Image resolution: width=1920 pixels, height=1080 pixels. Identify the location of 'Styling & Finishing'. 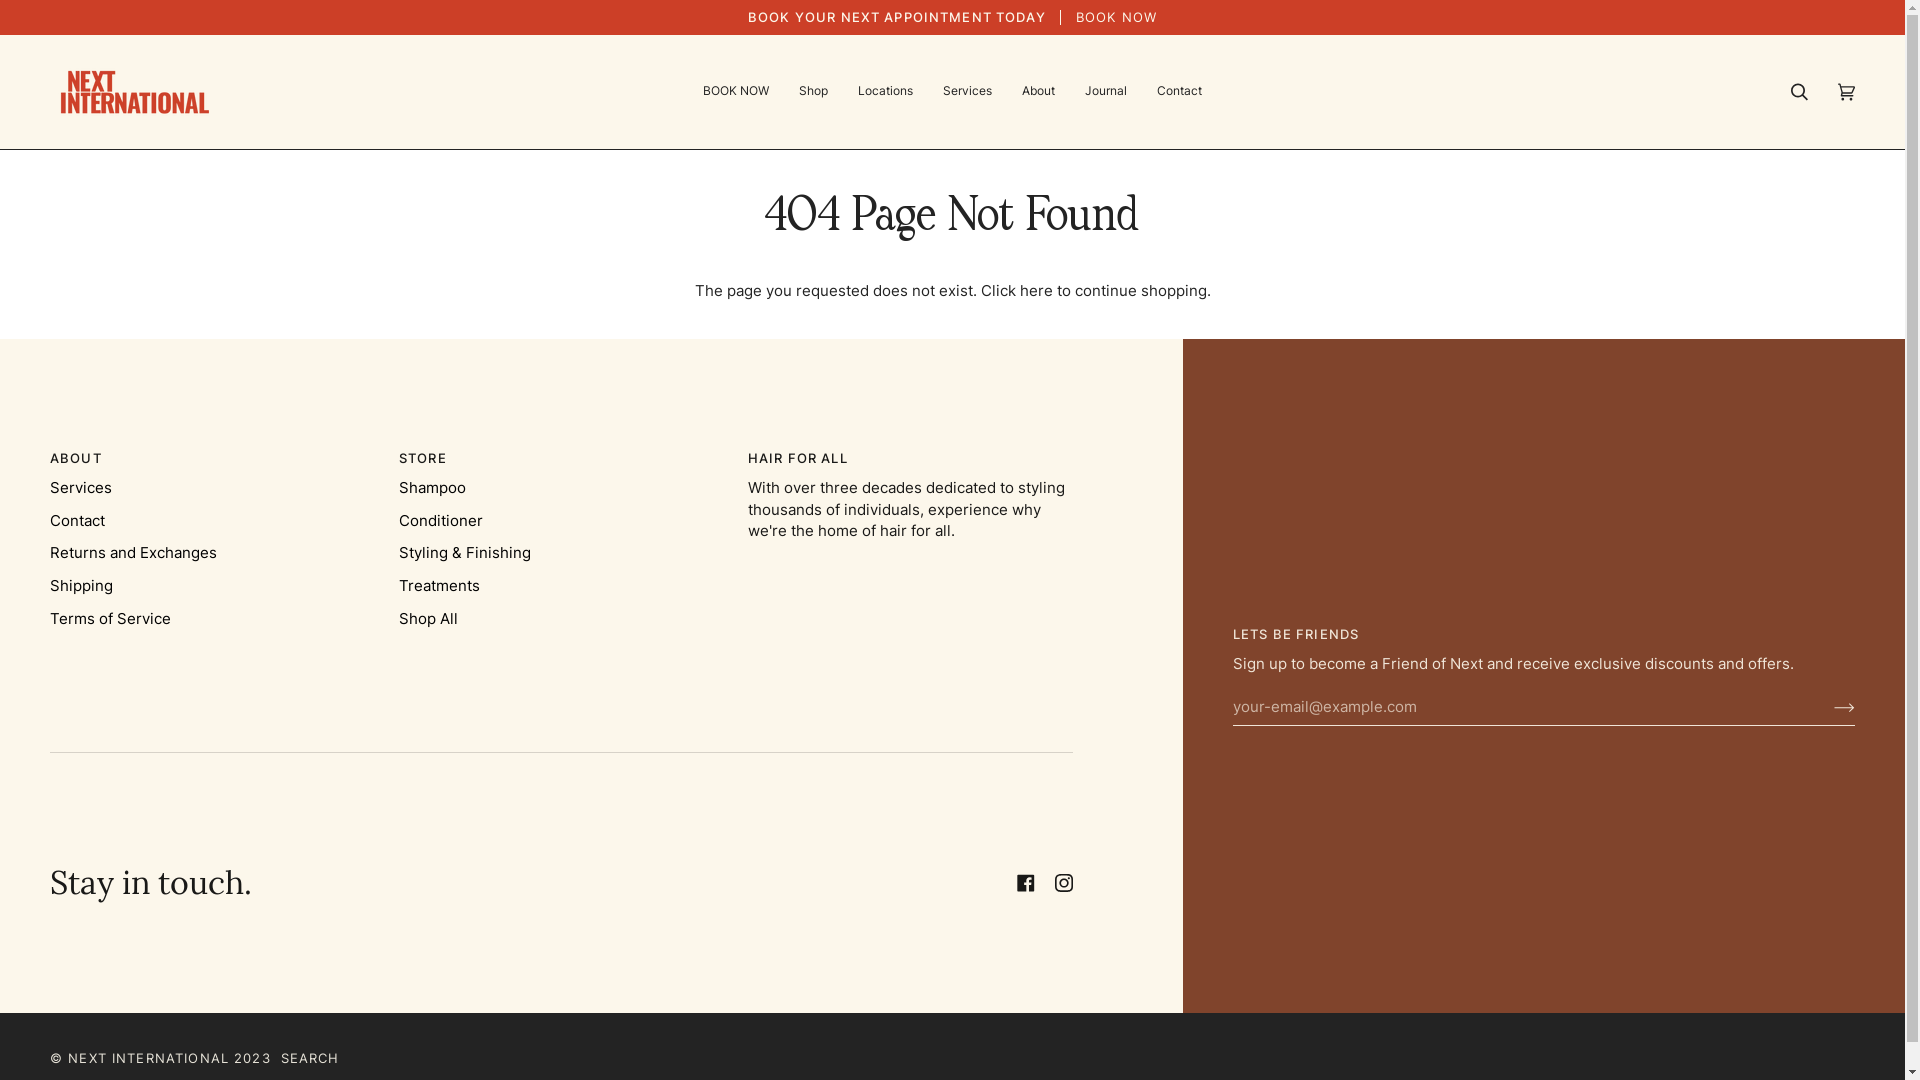
(464, 552).